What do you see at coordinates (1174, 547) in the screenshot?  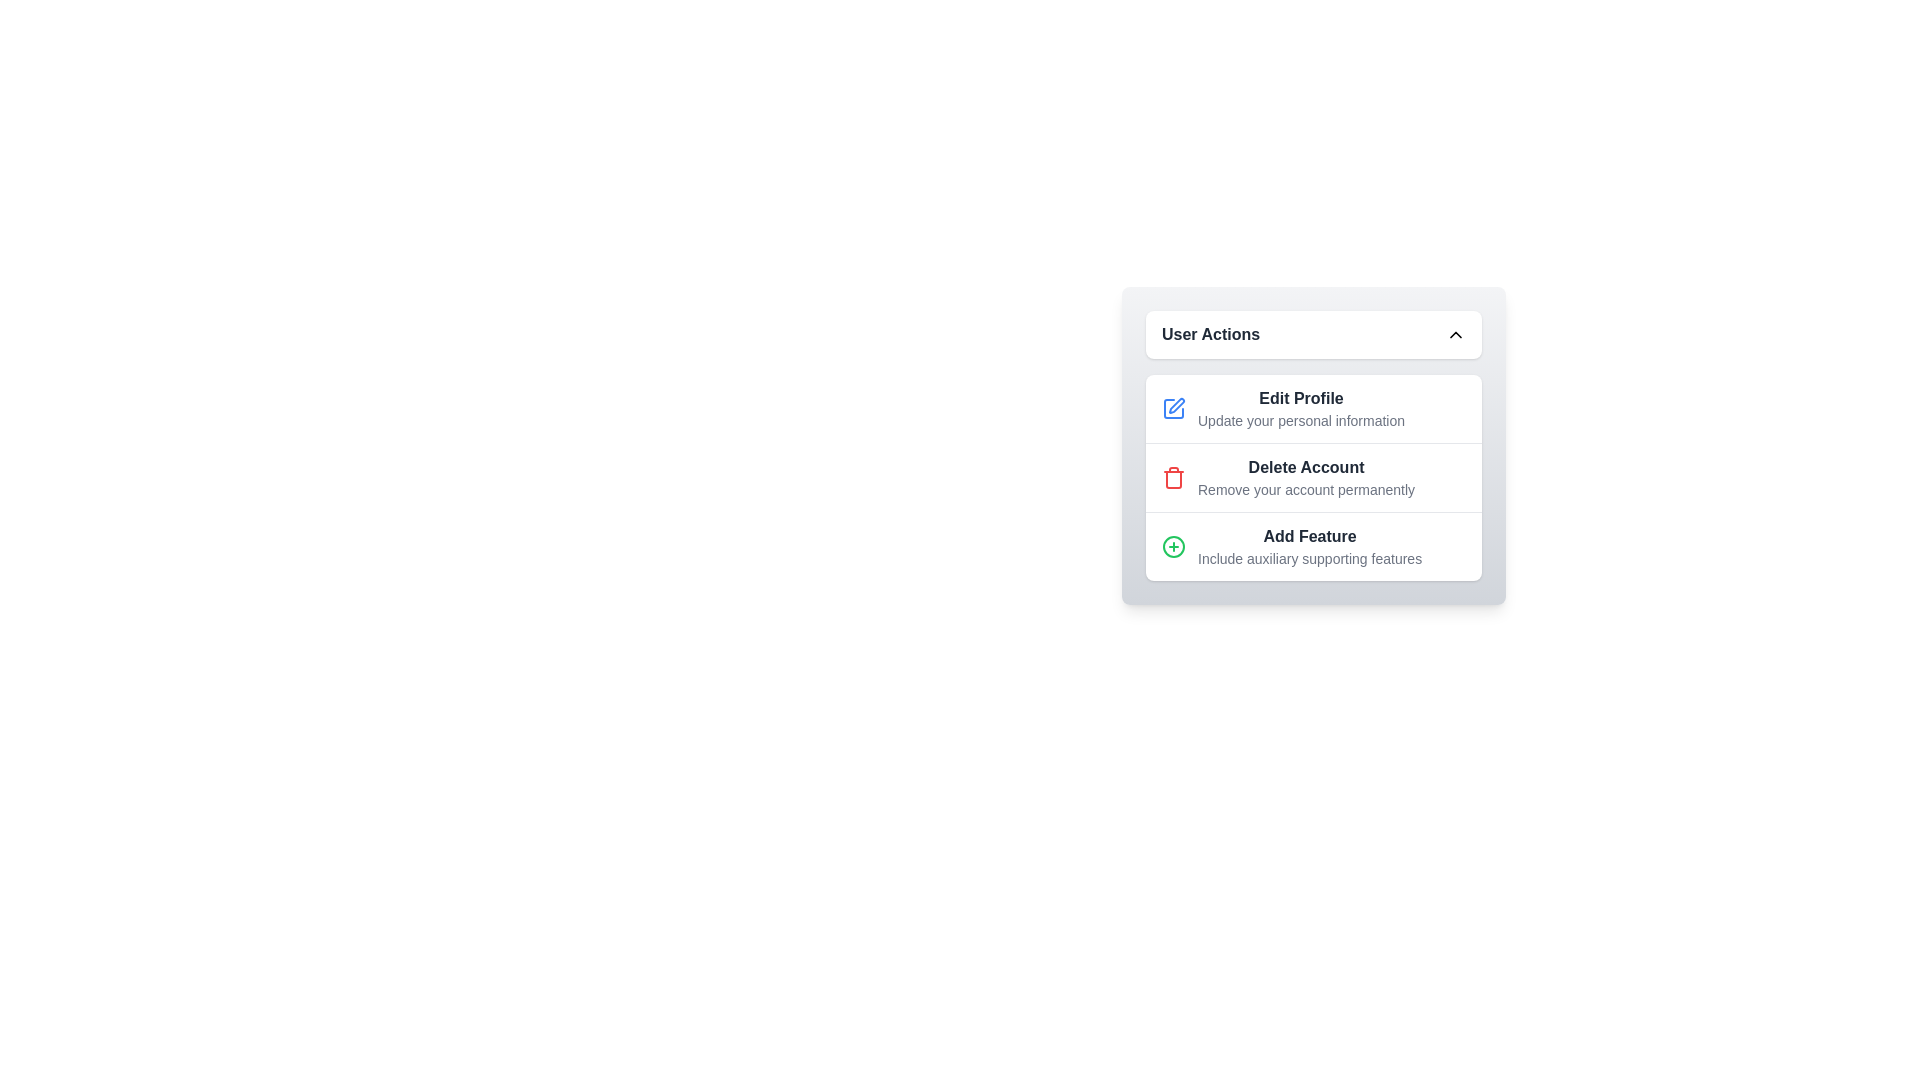 I see `the circular icon representing the 'Add Feature' action in the bottom section of the 'User Actions' panel` at bounding box center [1174, 547].